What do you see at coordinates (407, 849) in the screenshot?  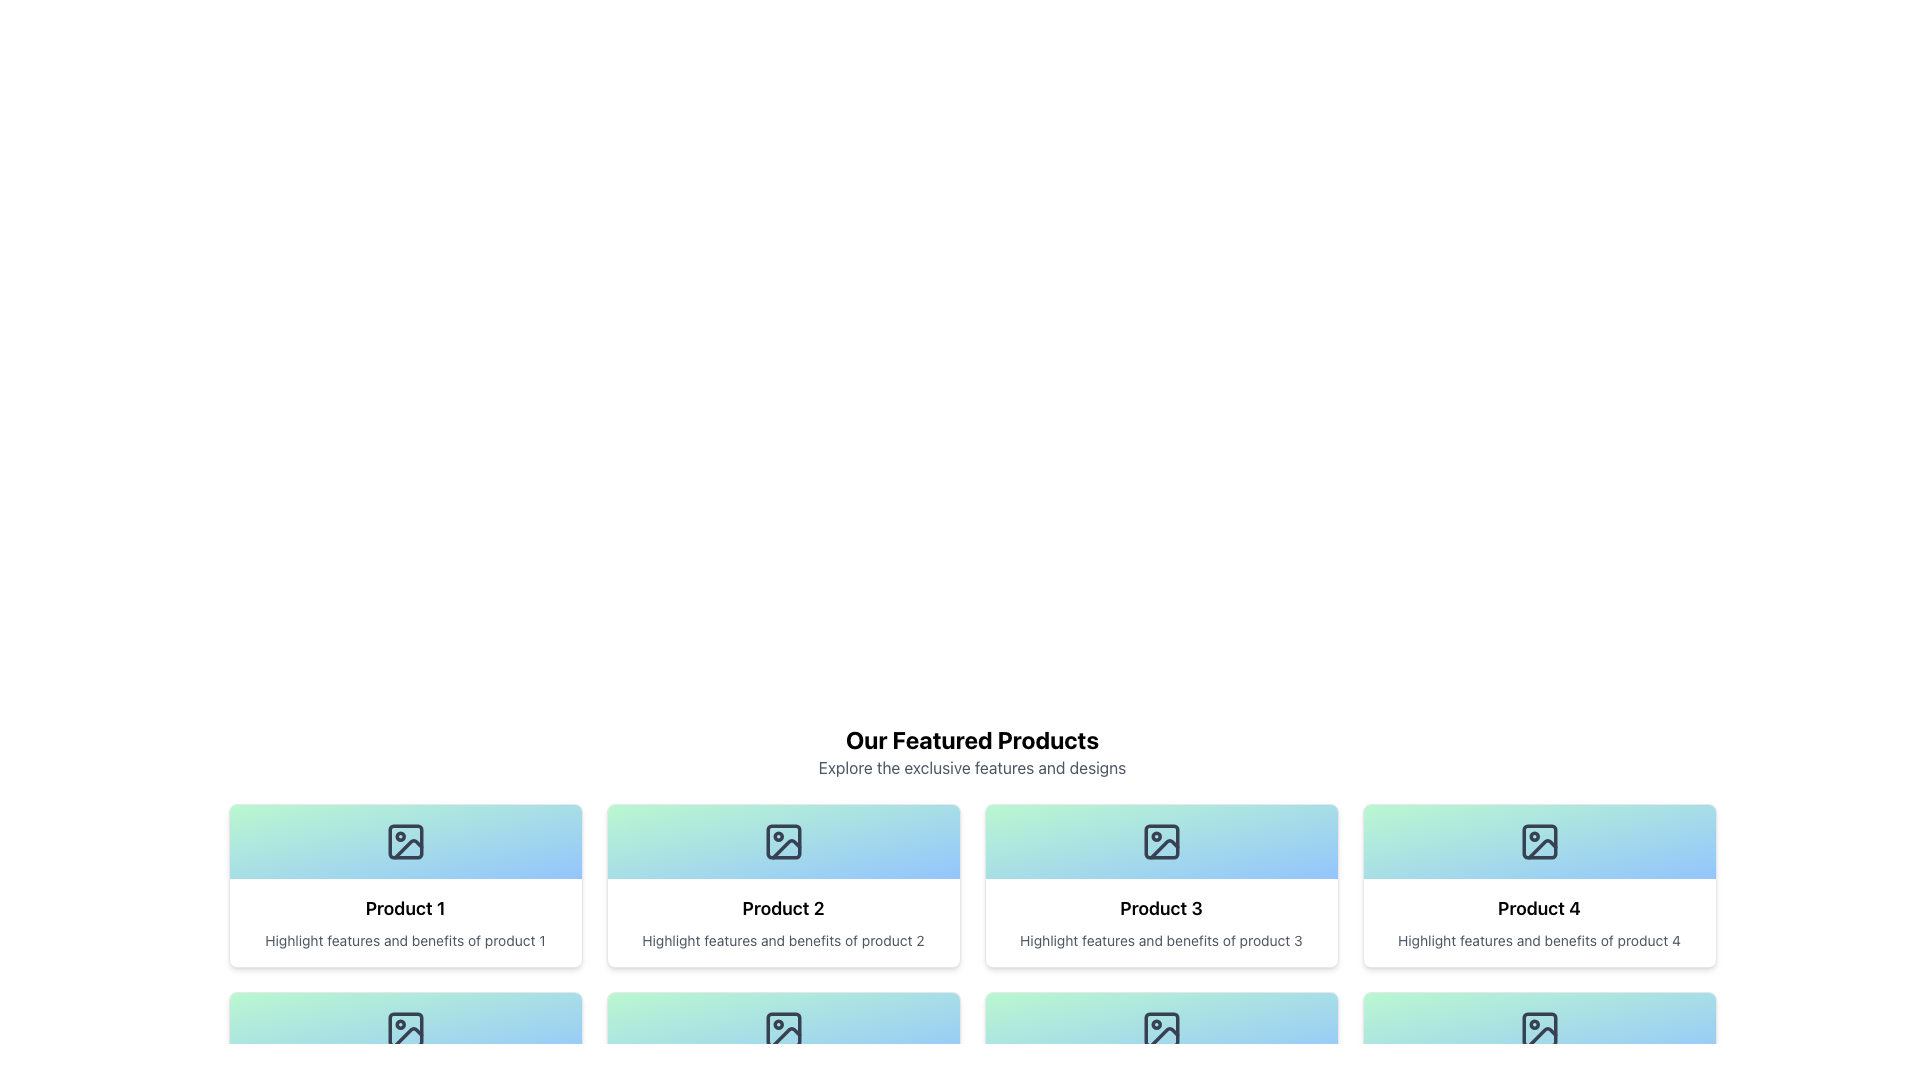 I see `the third Icon element within the SVG structure at the top center of the first product card, which resembles a cropped mountain and has a light blue fill` at bounding box center [407, 849].